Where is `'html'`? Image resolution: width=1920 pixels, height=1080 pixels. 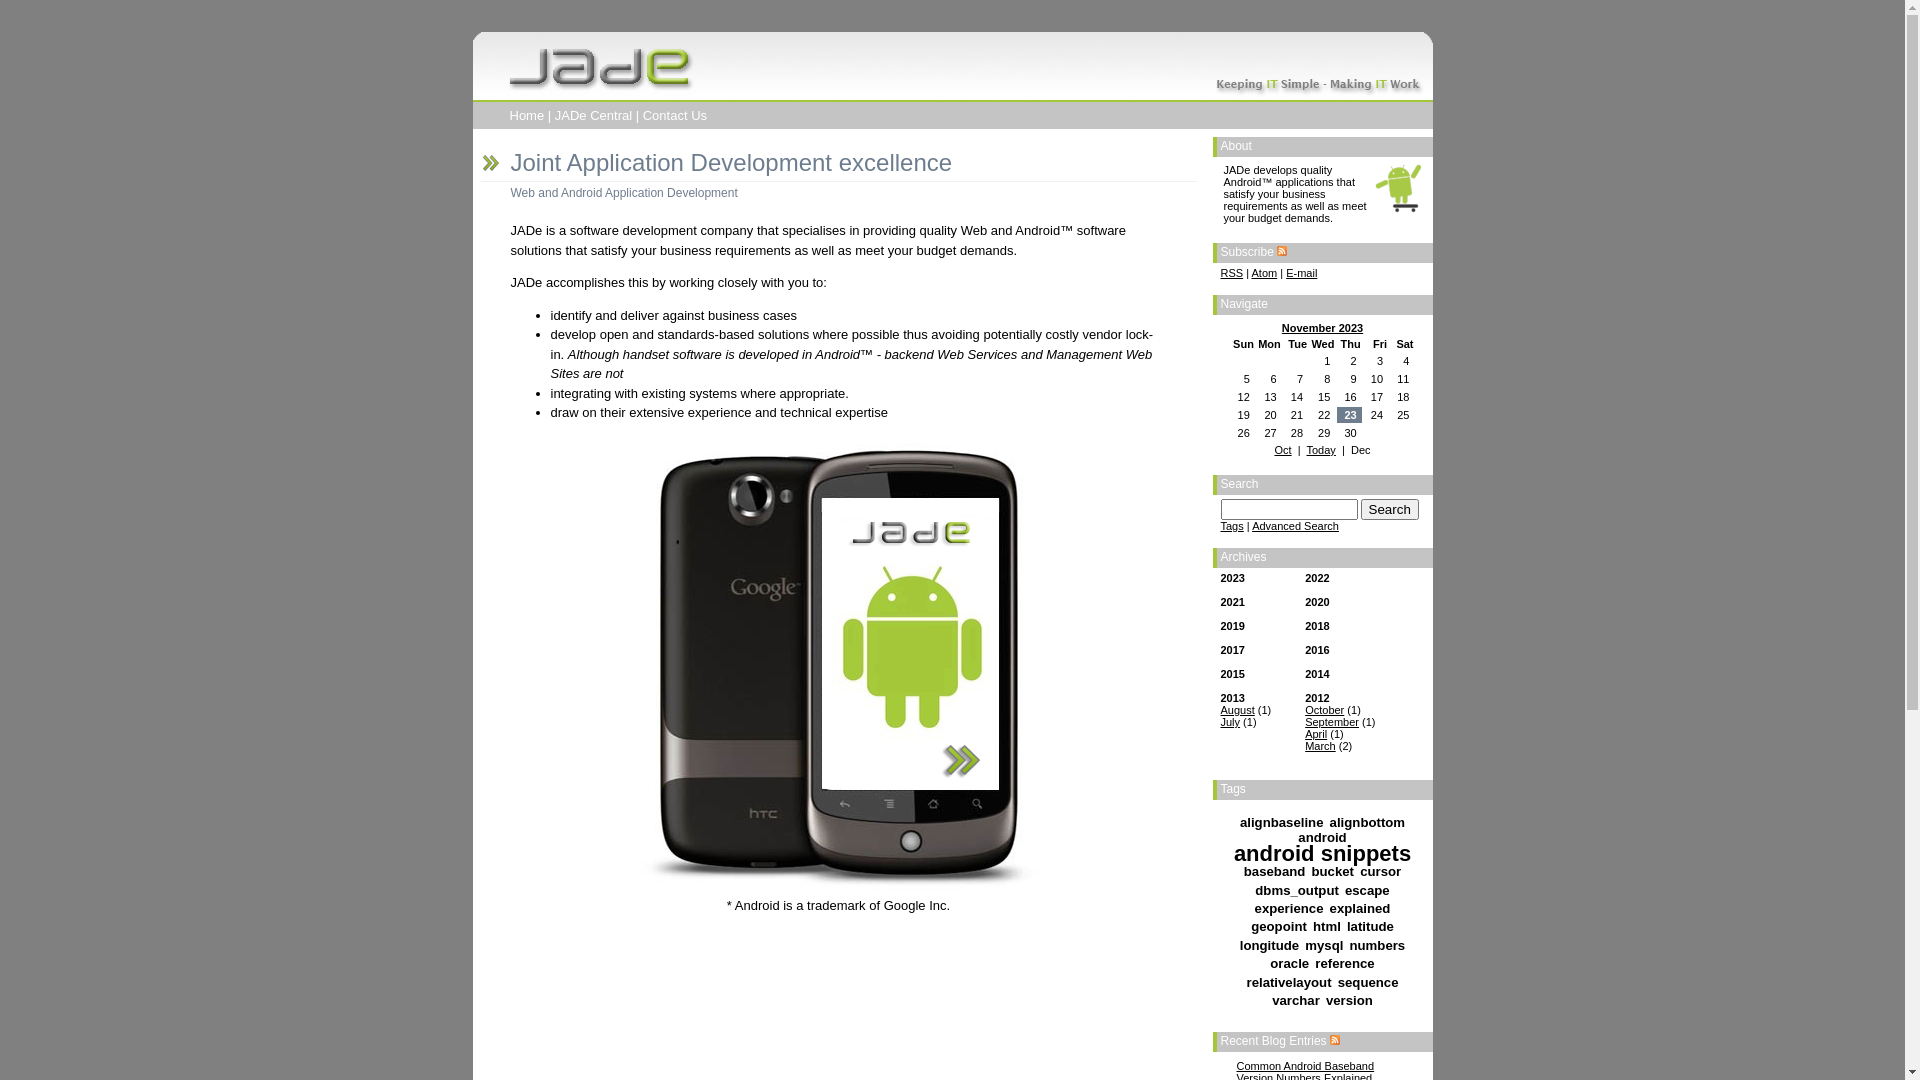
'html' is located at coordinates (1326, 926).